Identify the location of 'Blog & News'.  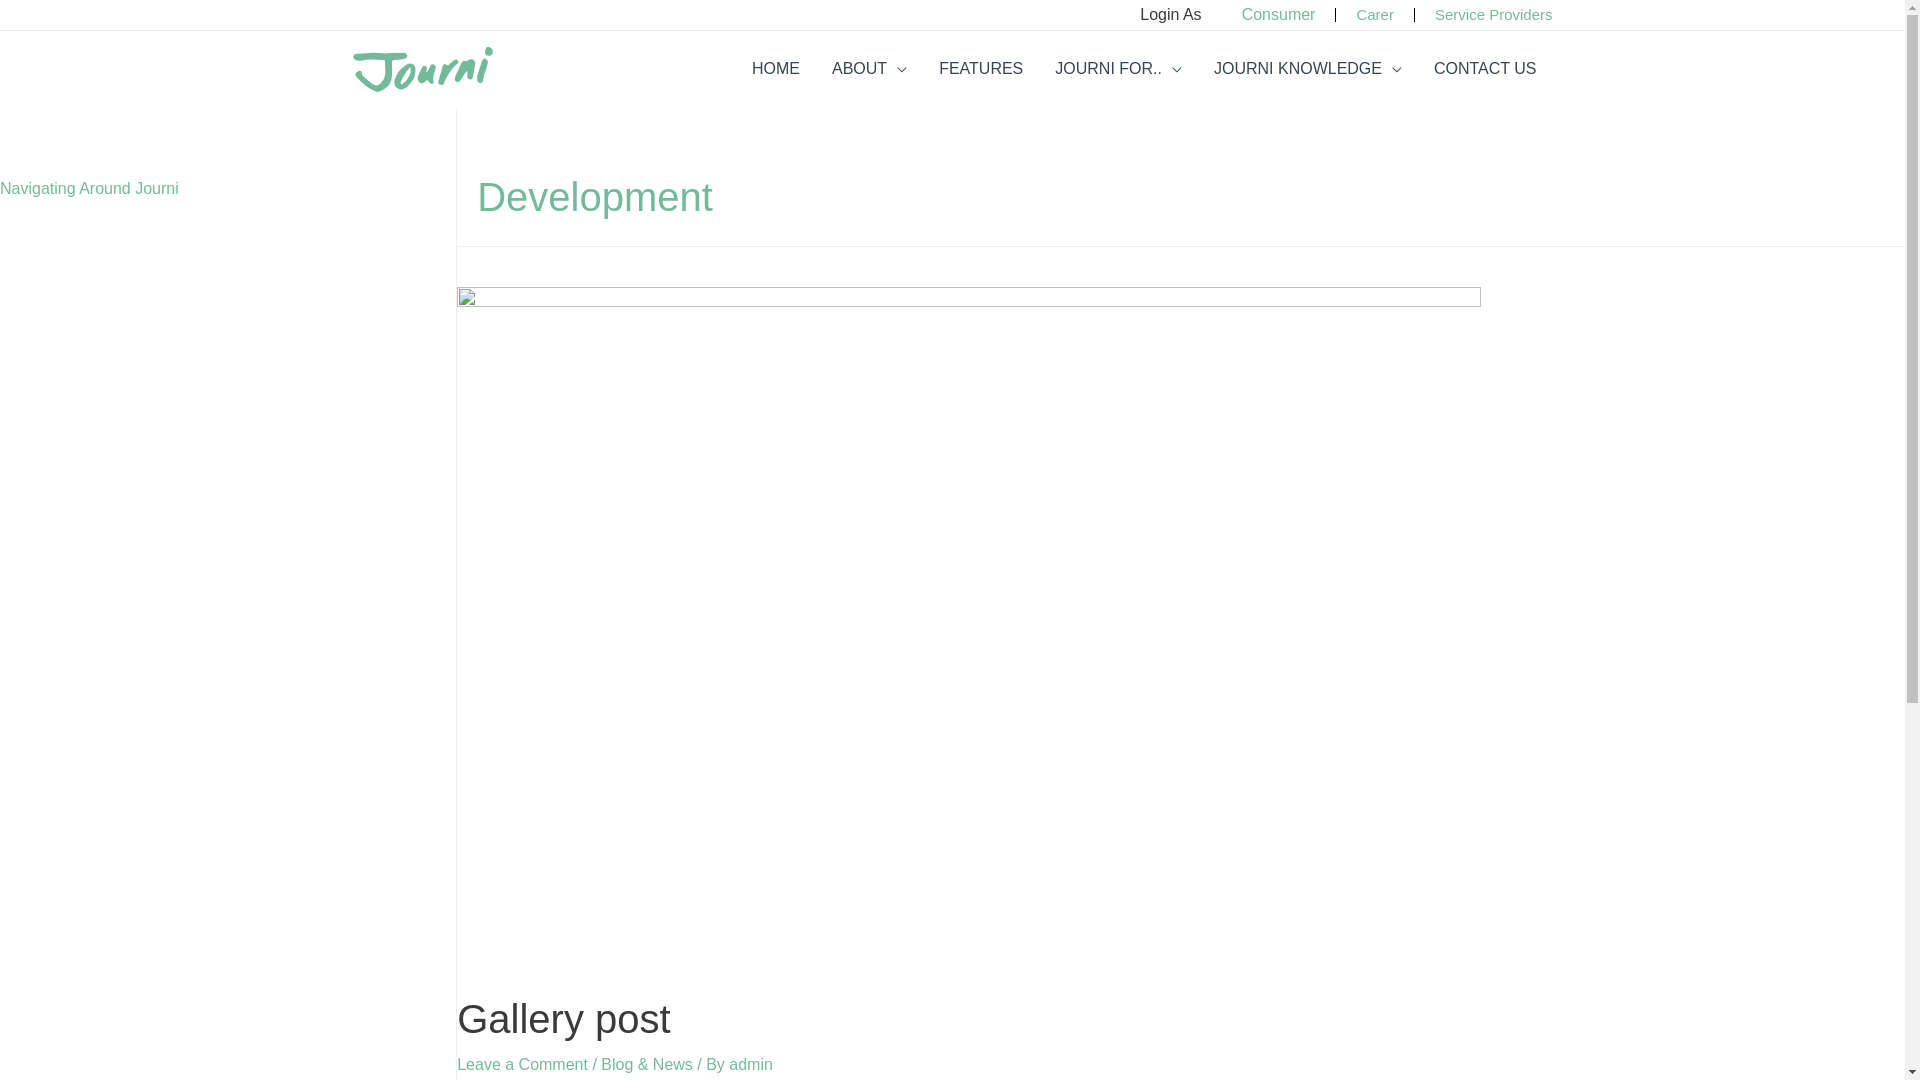
(599, 1063).